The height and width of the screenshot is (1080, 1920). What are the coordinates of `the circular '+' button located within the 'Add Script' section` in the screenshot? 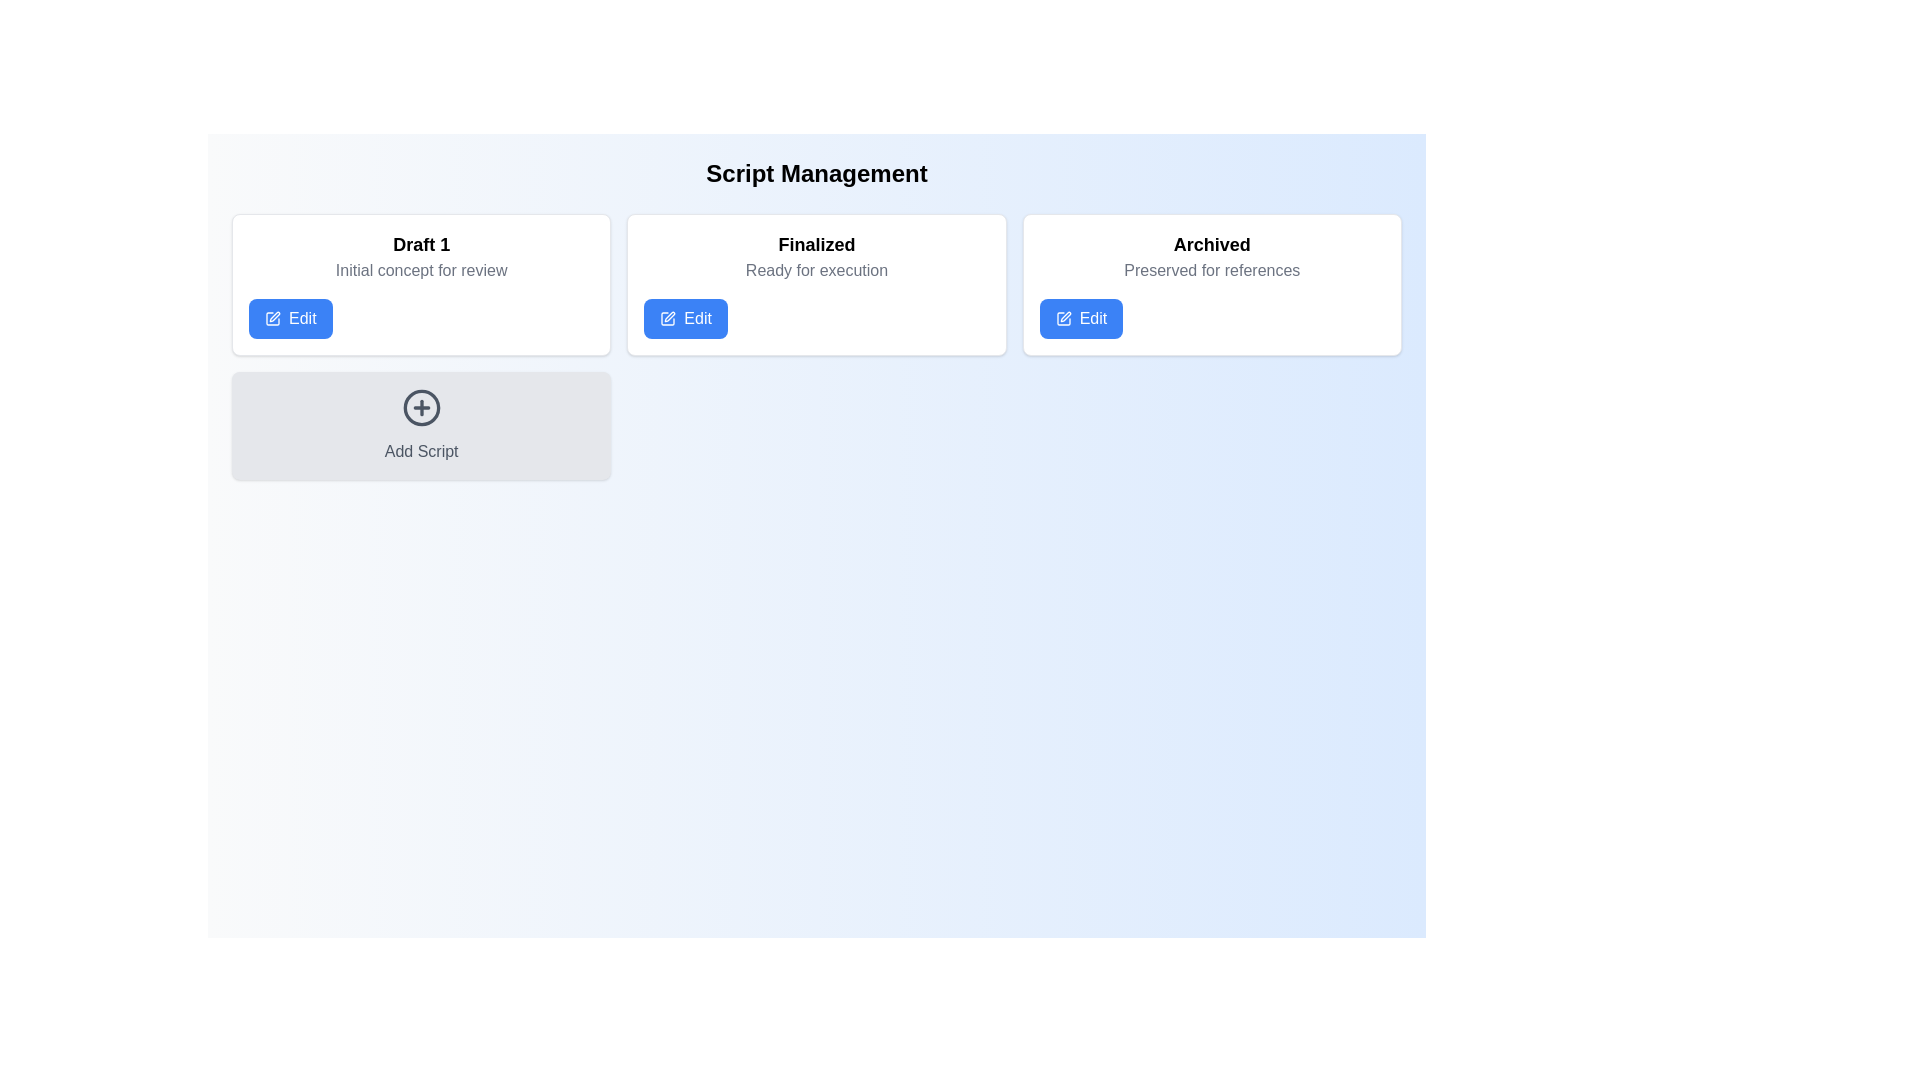 It's located at (420, 407).